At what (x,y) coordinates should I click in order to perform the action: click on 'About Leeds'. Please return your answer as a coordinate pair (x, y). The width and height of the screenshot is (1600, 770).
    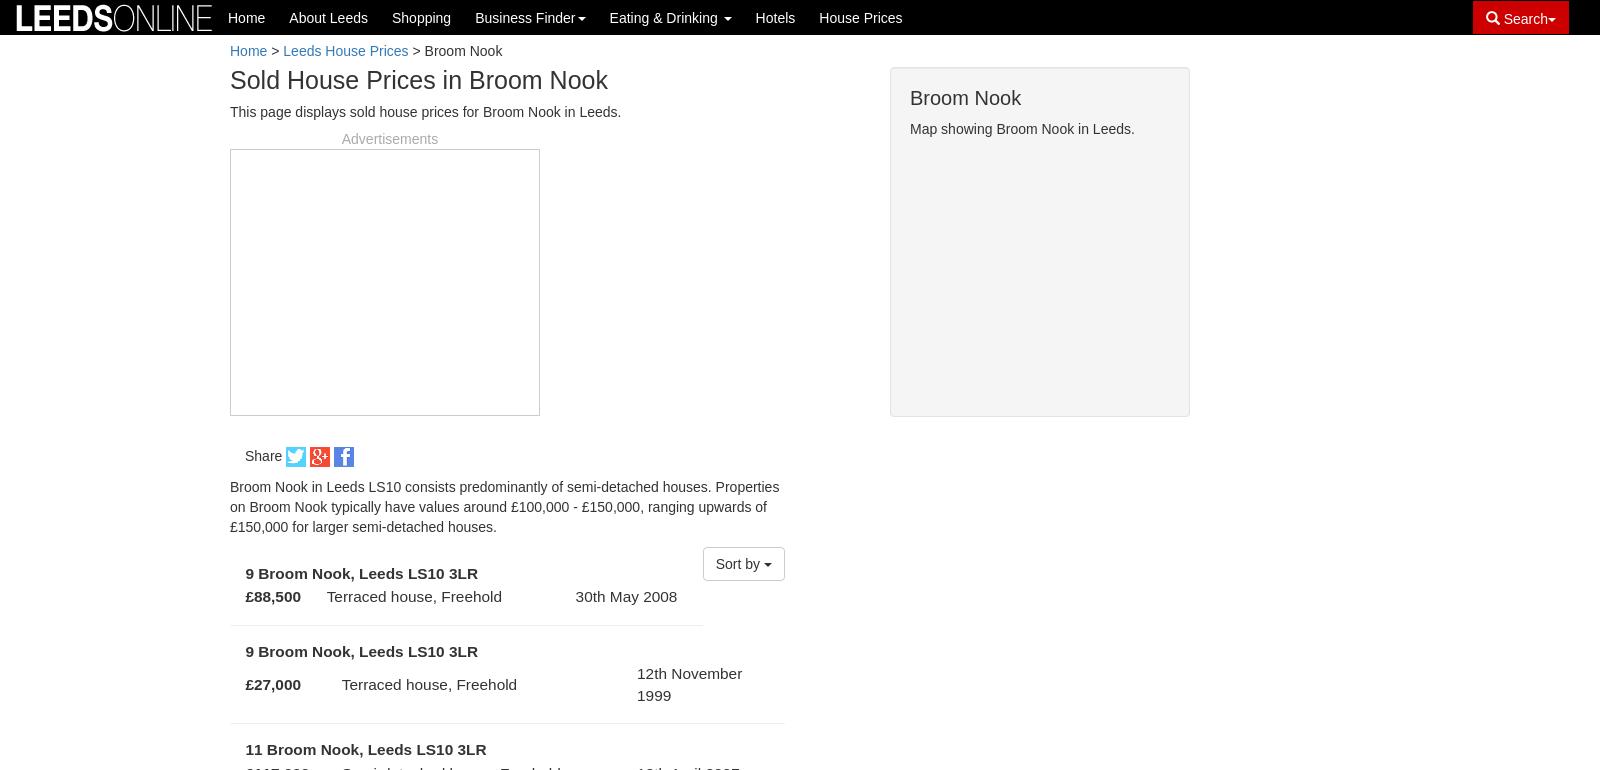
    Looking at the image, I should click on (288, 18).